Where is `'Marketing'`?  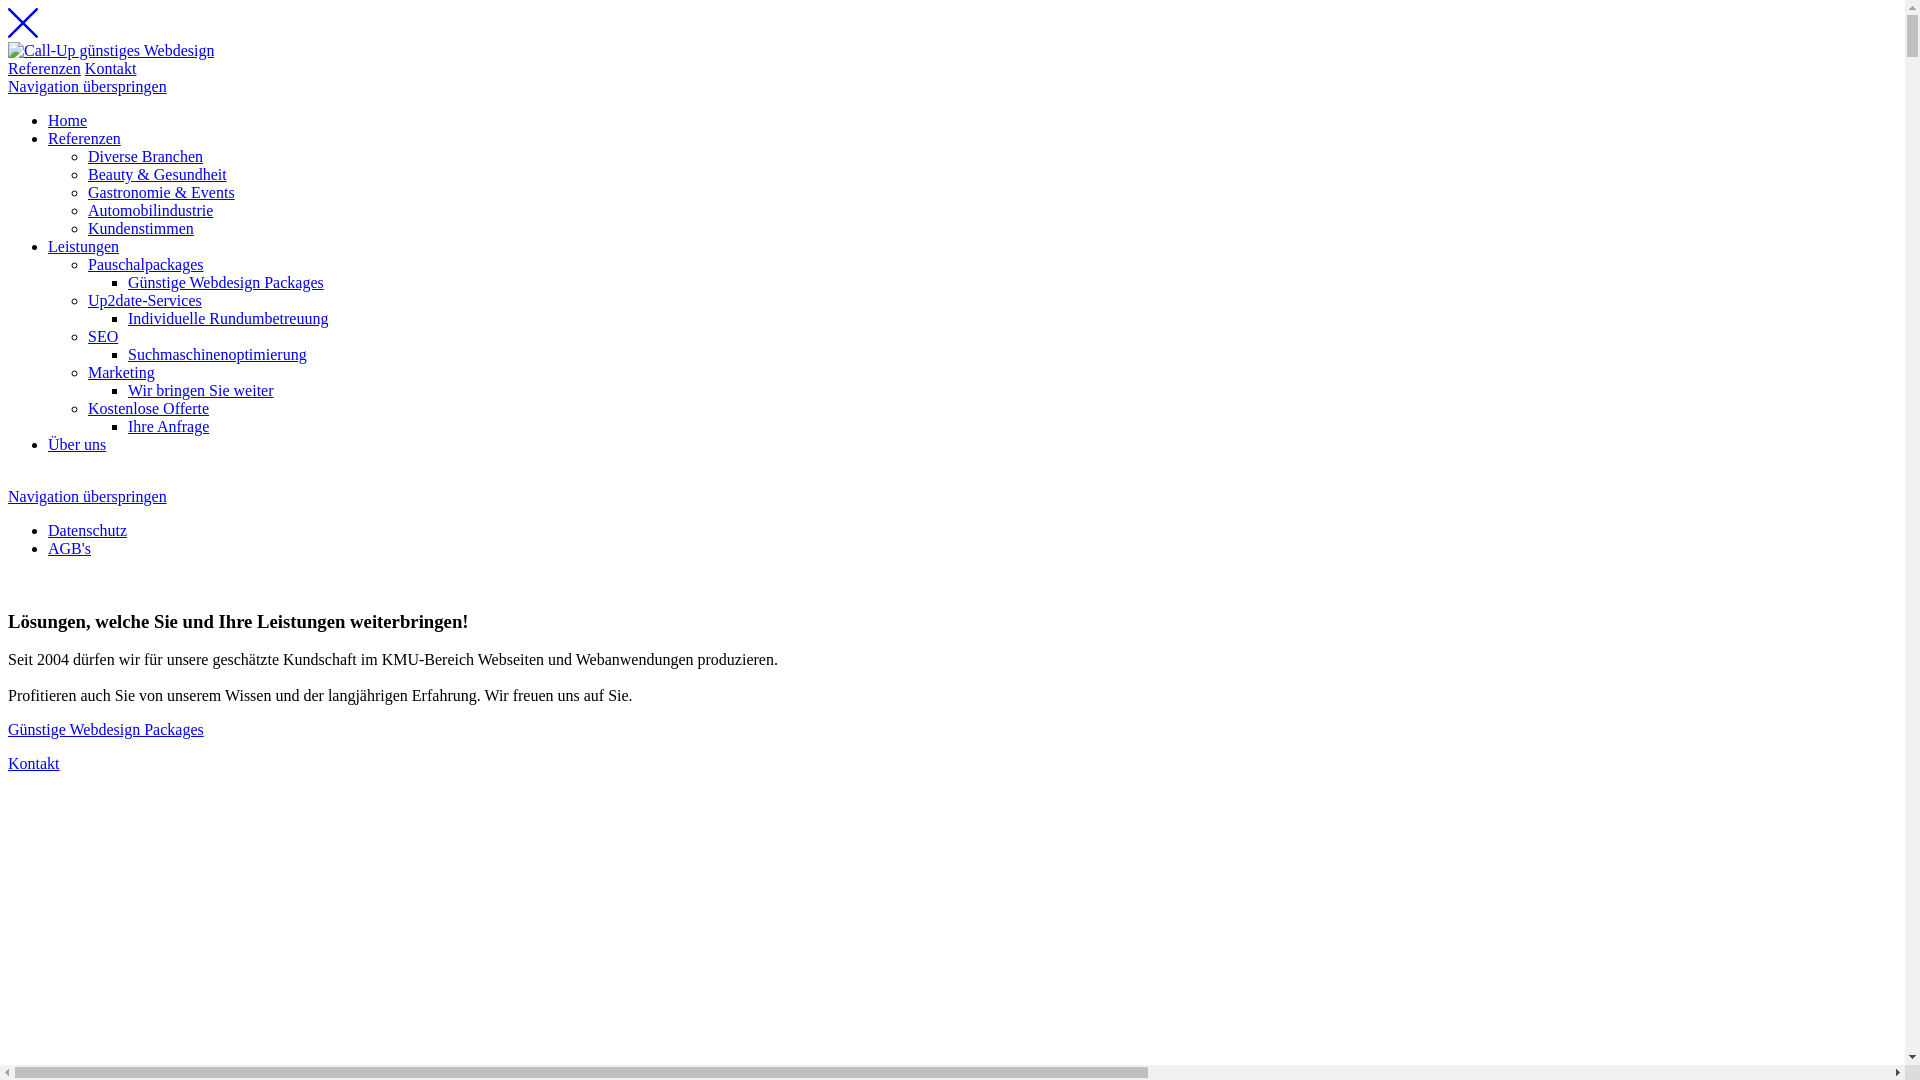
'Marketing' is located at coordinates (120, 372).